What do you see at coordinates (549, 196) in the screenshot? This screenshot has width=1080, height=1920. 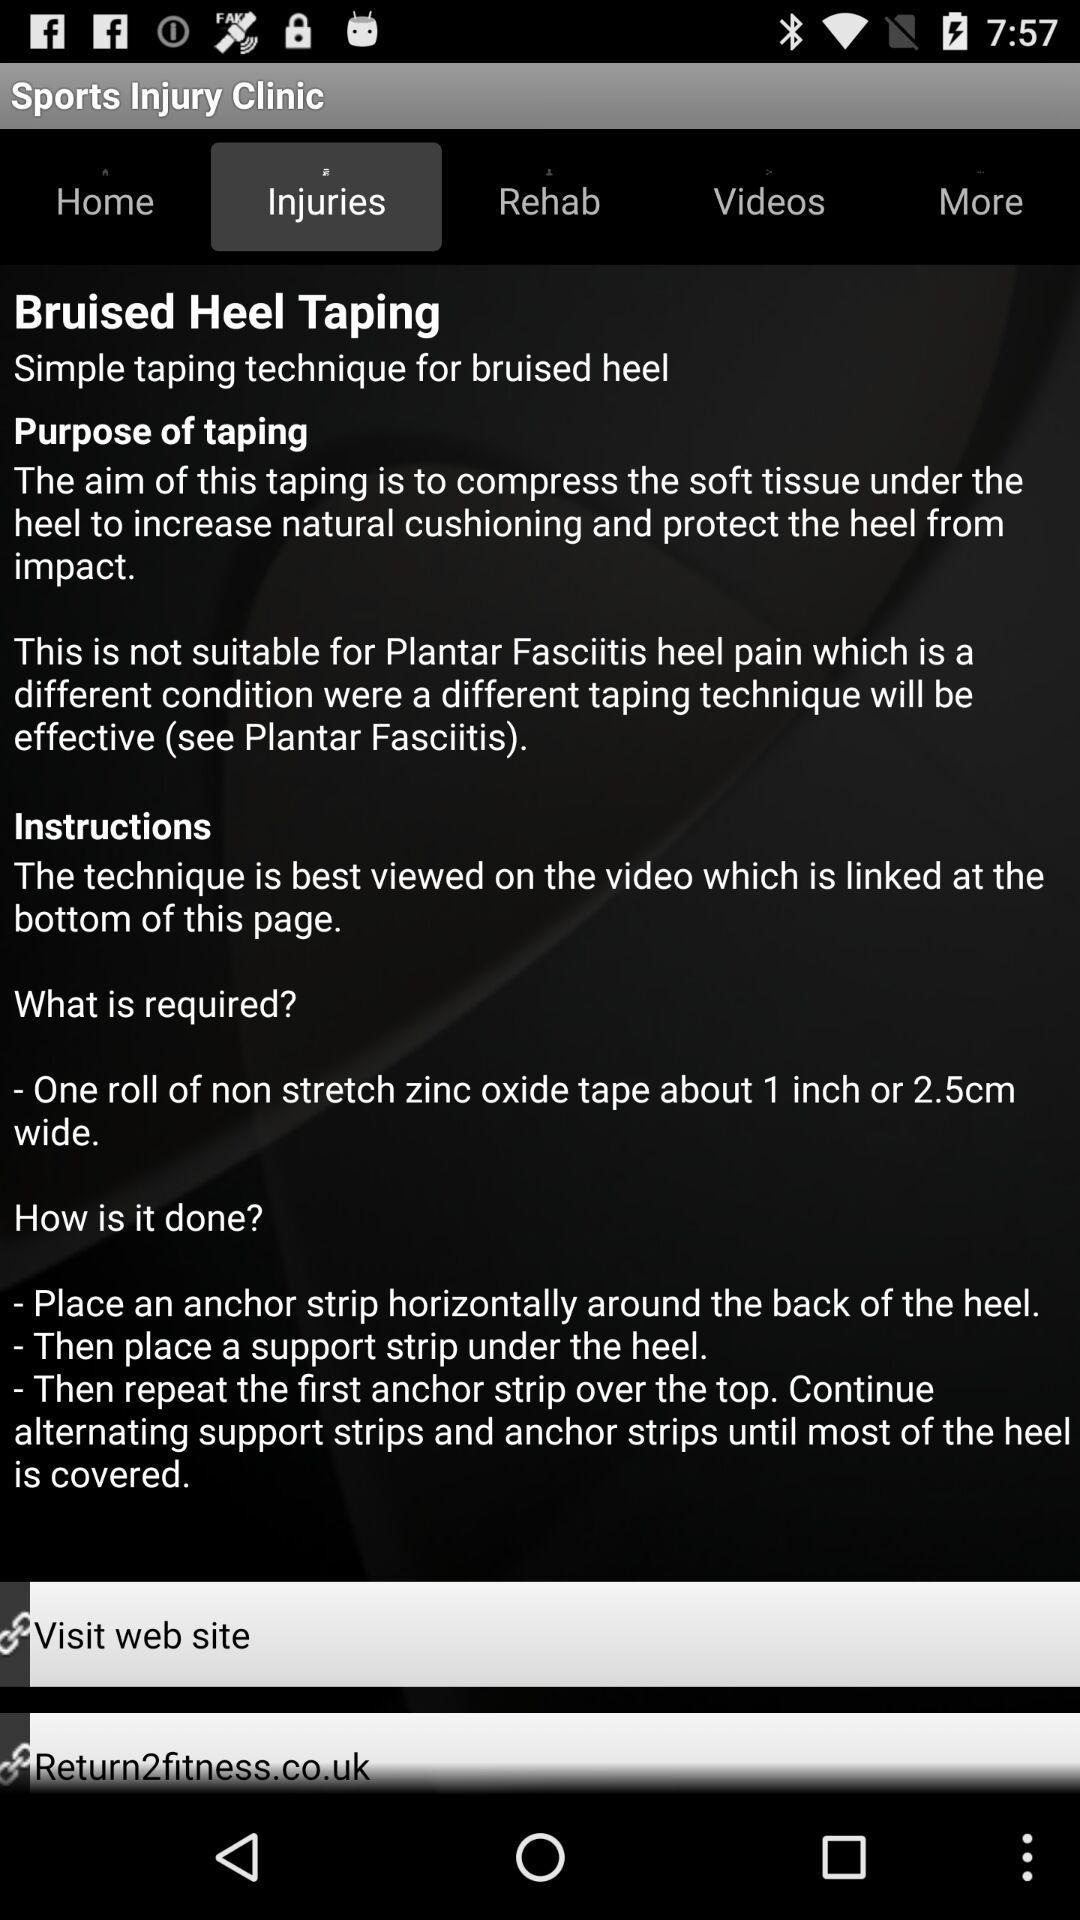 I see `item below sports injury clinic` at bounding box center [549, 196].